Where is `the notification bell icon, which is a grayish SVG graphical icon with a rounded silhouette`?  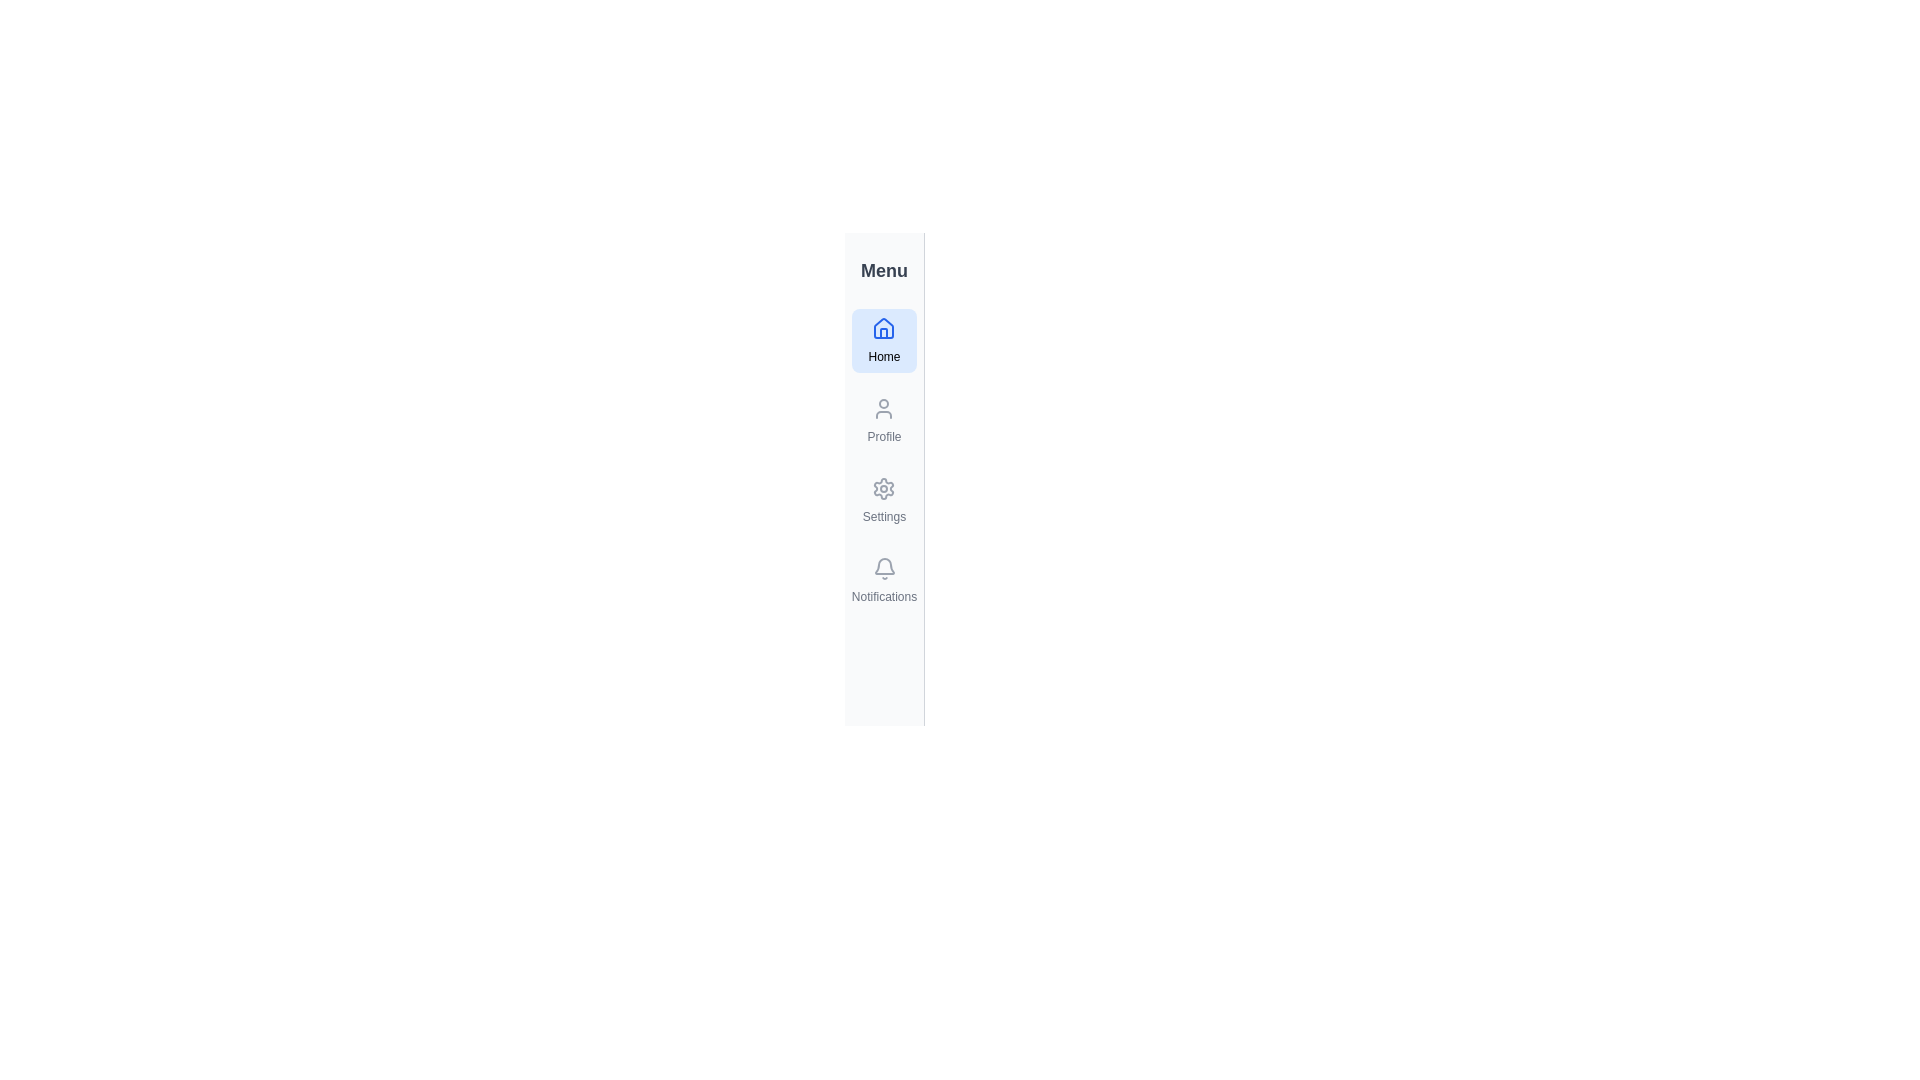 the notification bell icon, which is a grayish SVG graphical icon with a rounded silhouette is located at coordinates (883, 566).